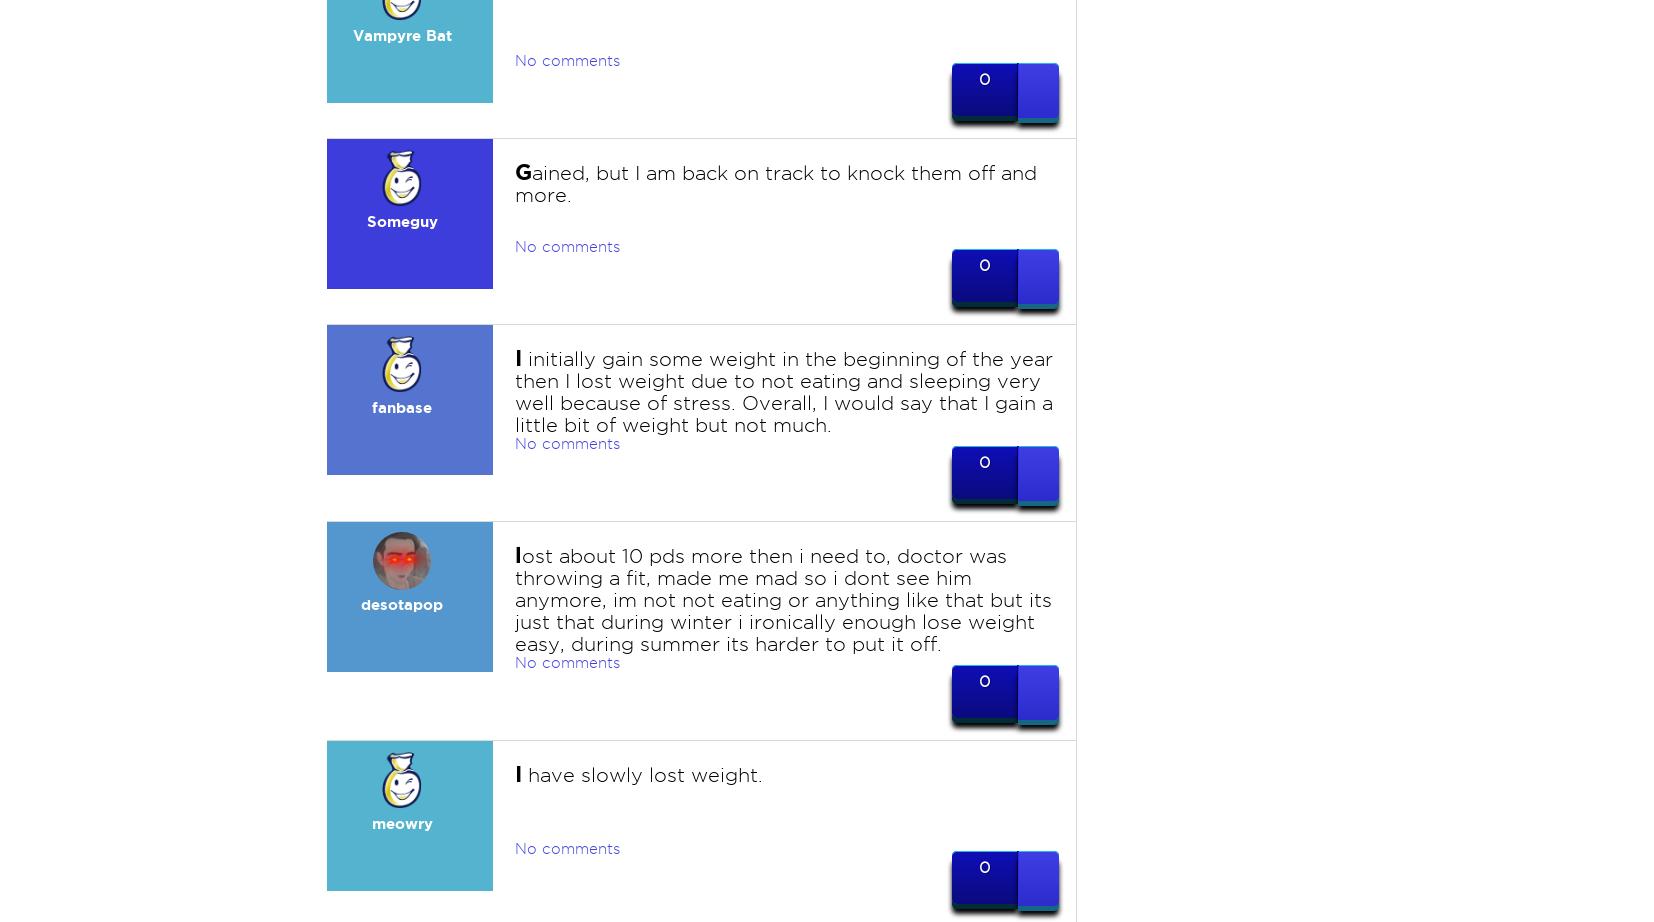  What do you see at coordinates (782, 600) in the screenshot?
I see `'ost about 10 pds more then i need to, doctor was throwing a fit, made me mad so i dont see him anymore, im not not eating or anything like that but its just that during winter i ironically enough lose weight easy, during summer its harder to put it off.'` at bounding box center [782, 600].